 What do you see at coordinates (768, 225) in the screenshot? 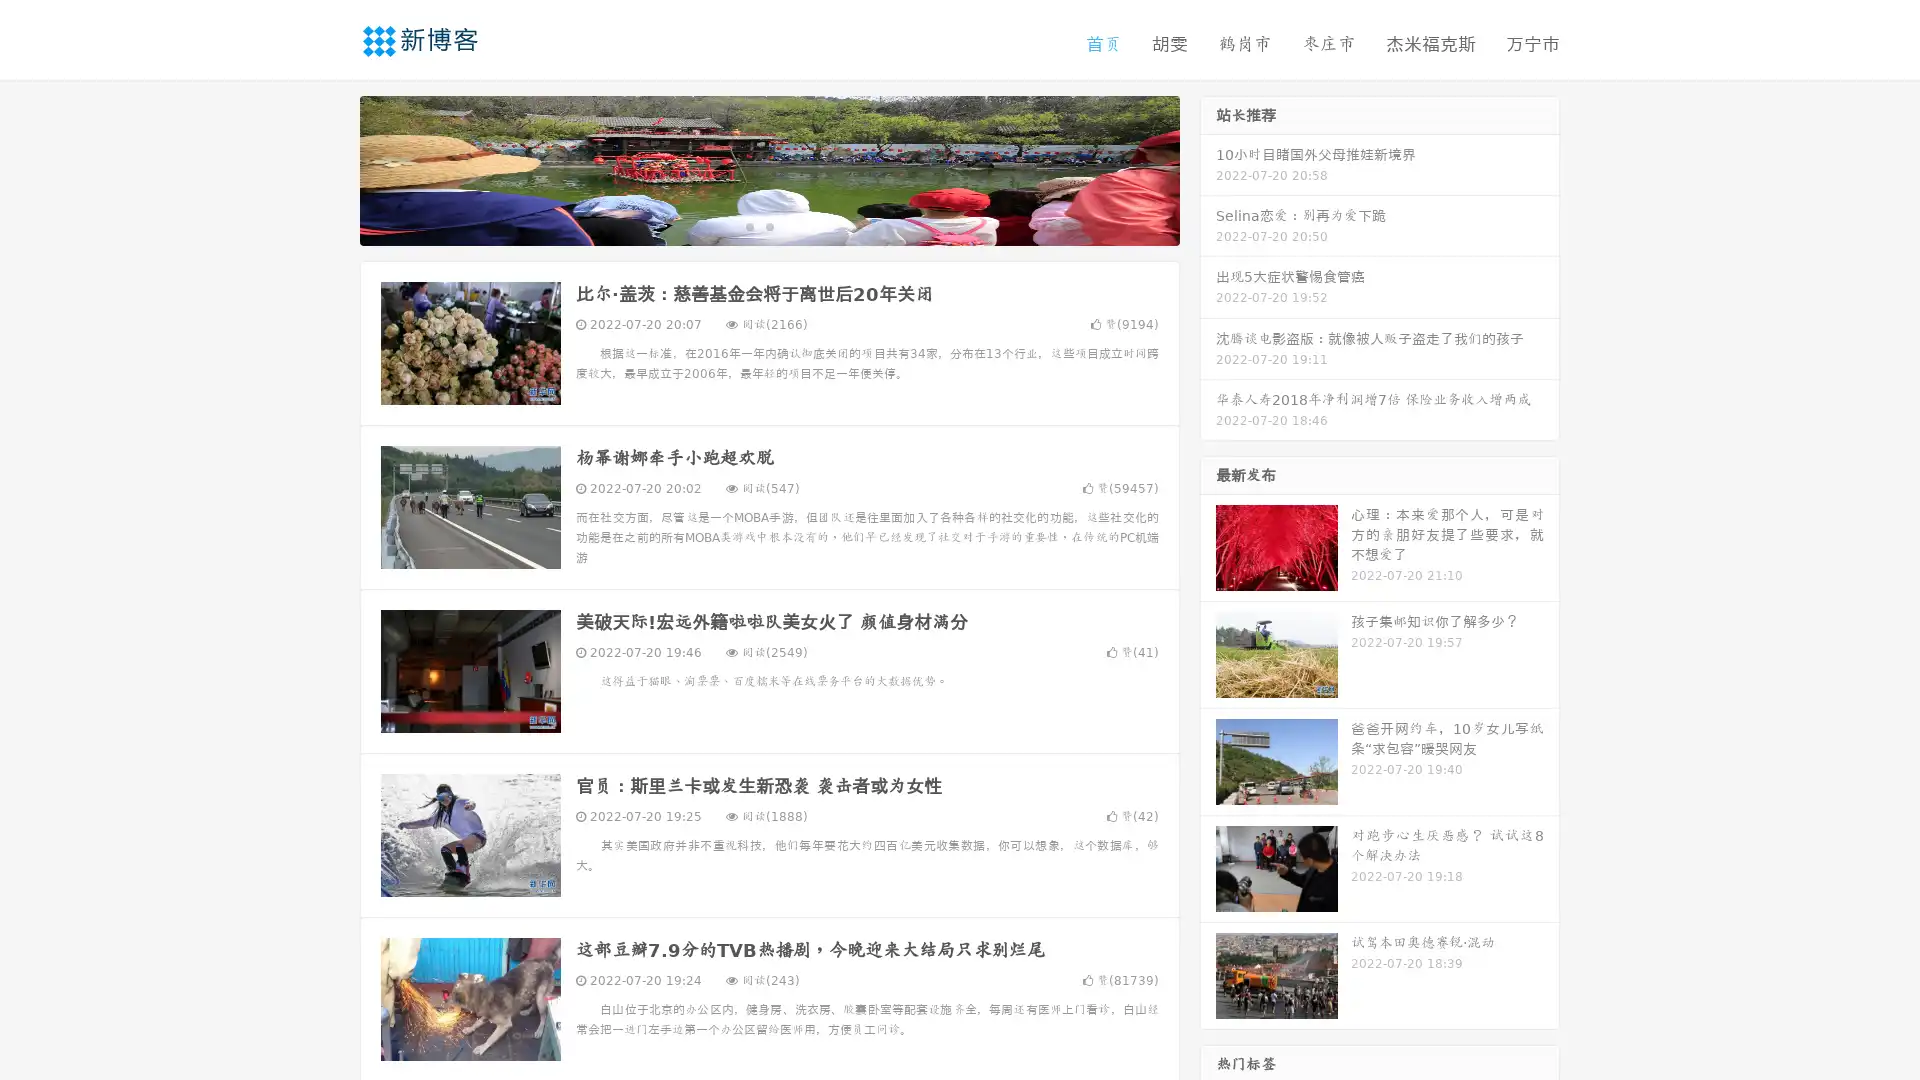
I see `Go to slide 2` at bounding box center [768, 225].